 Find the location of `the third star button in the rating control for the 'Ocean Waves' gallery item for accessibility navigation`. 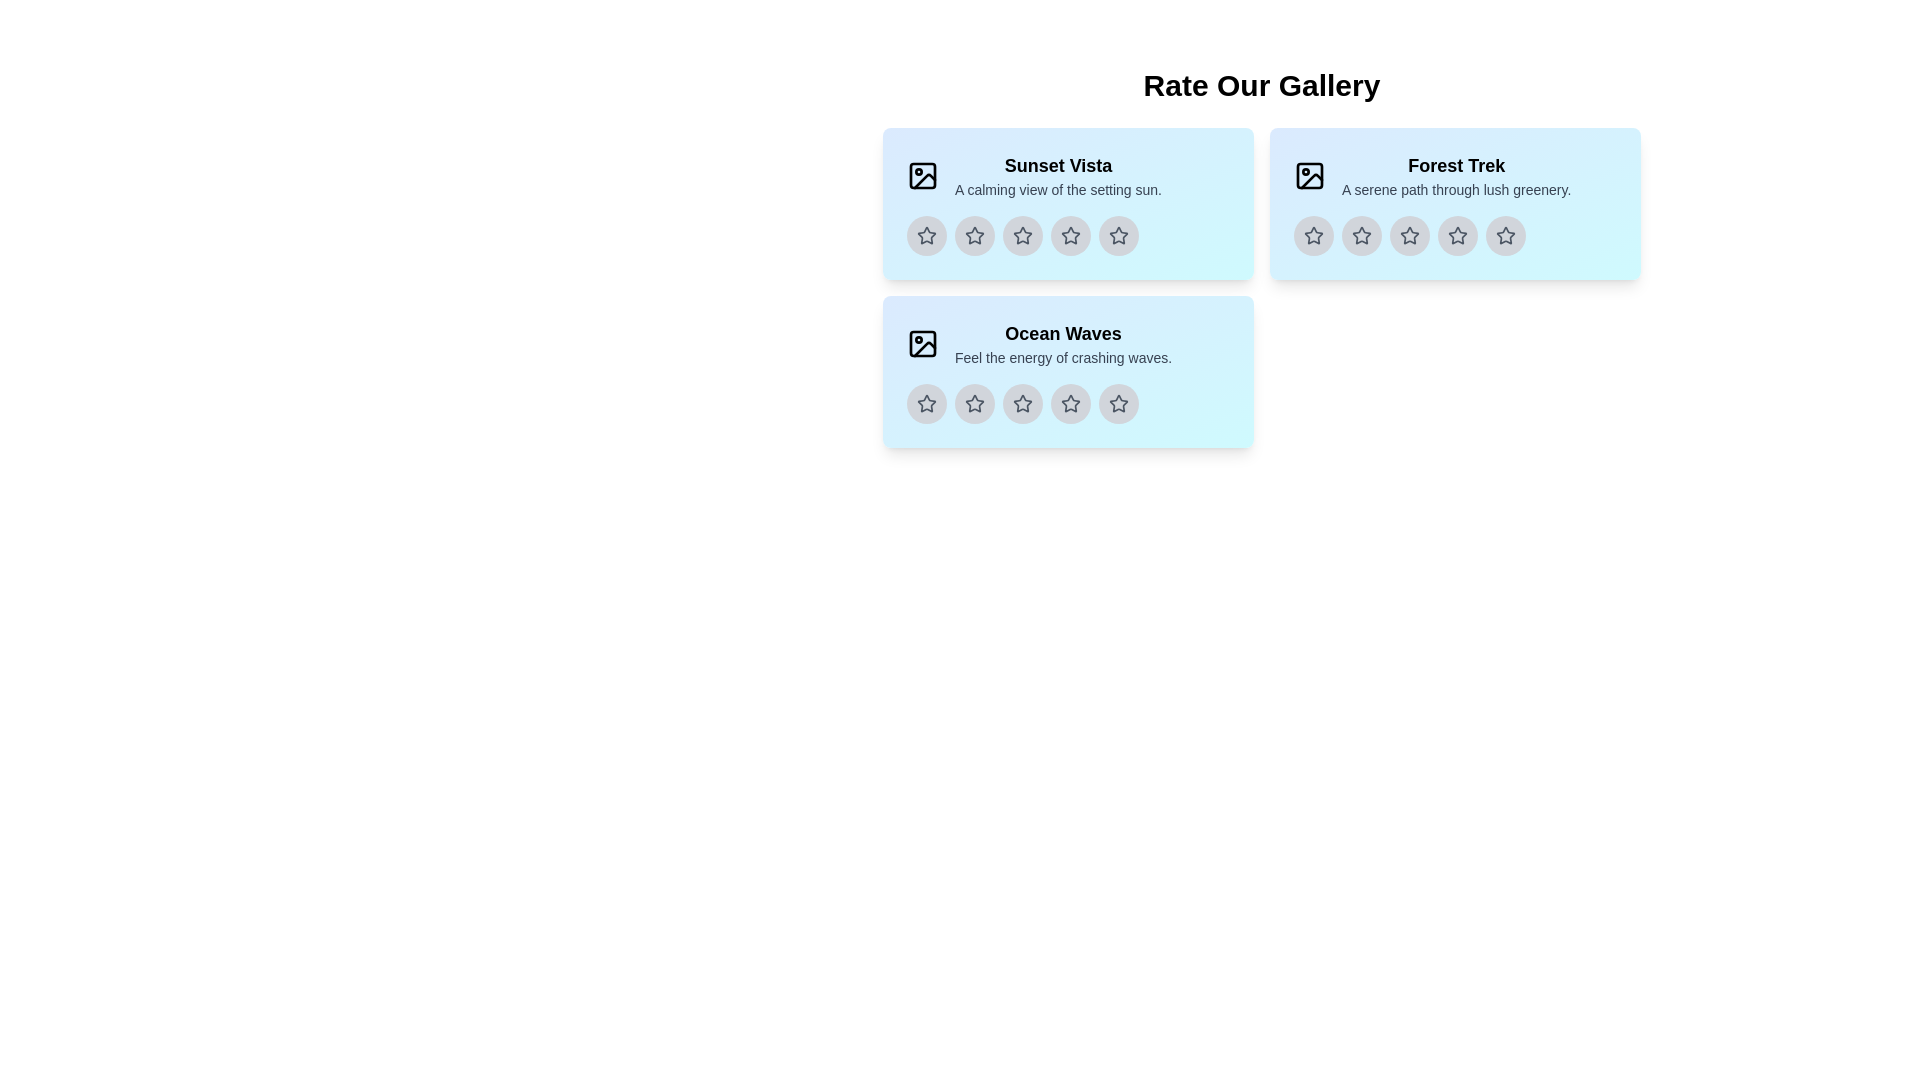

the third star button in the rating control for the 'Ocean Waves' gallery item for accessibility navigation is located at coordinates (1022, 404).